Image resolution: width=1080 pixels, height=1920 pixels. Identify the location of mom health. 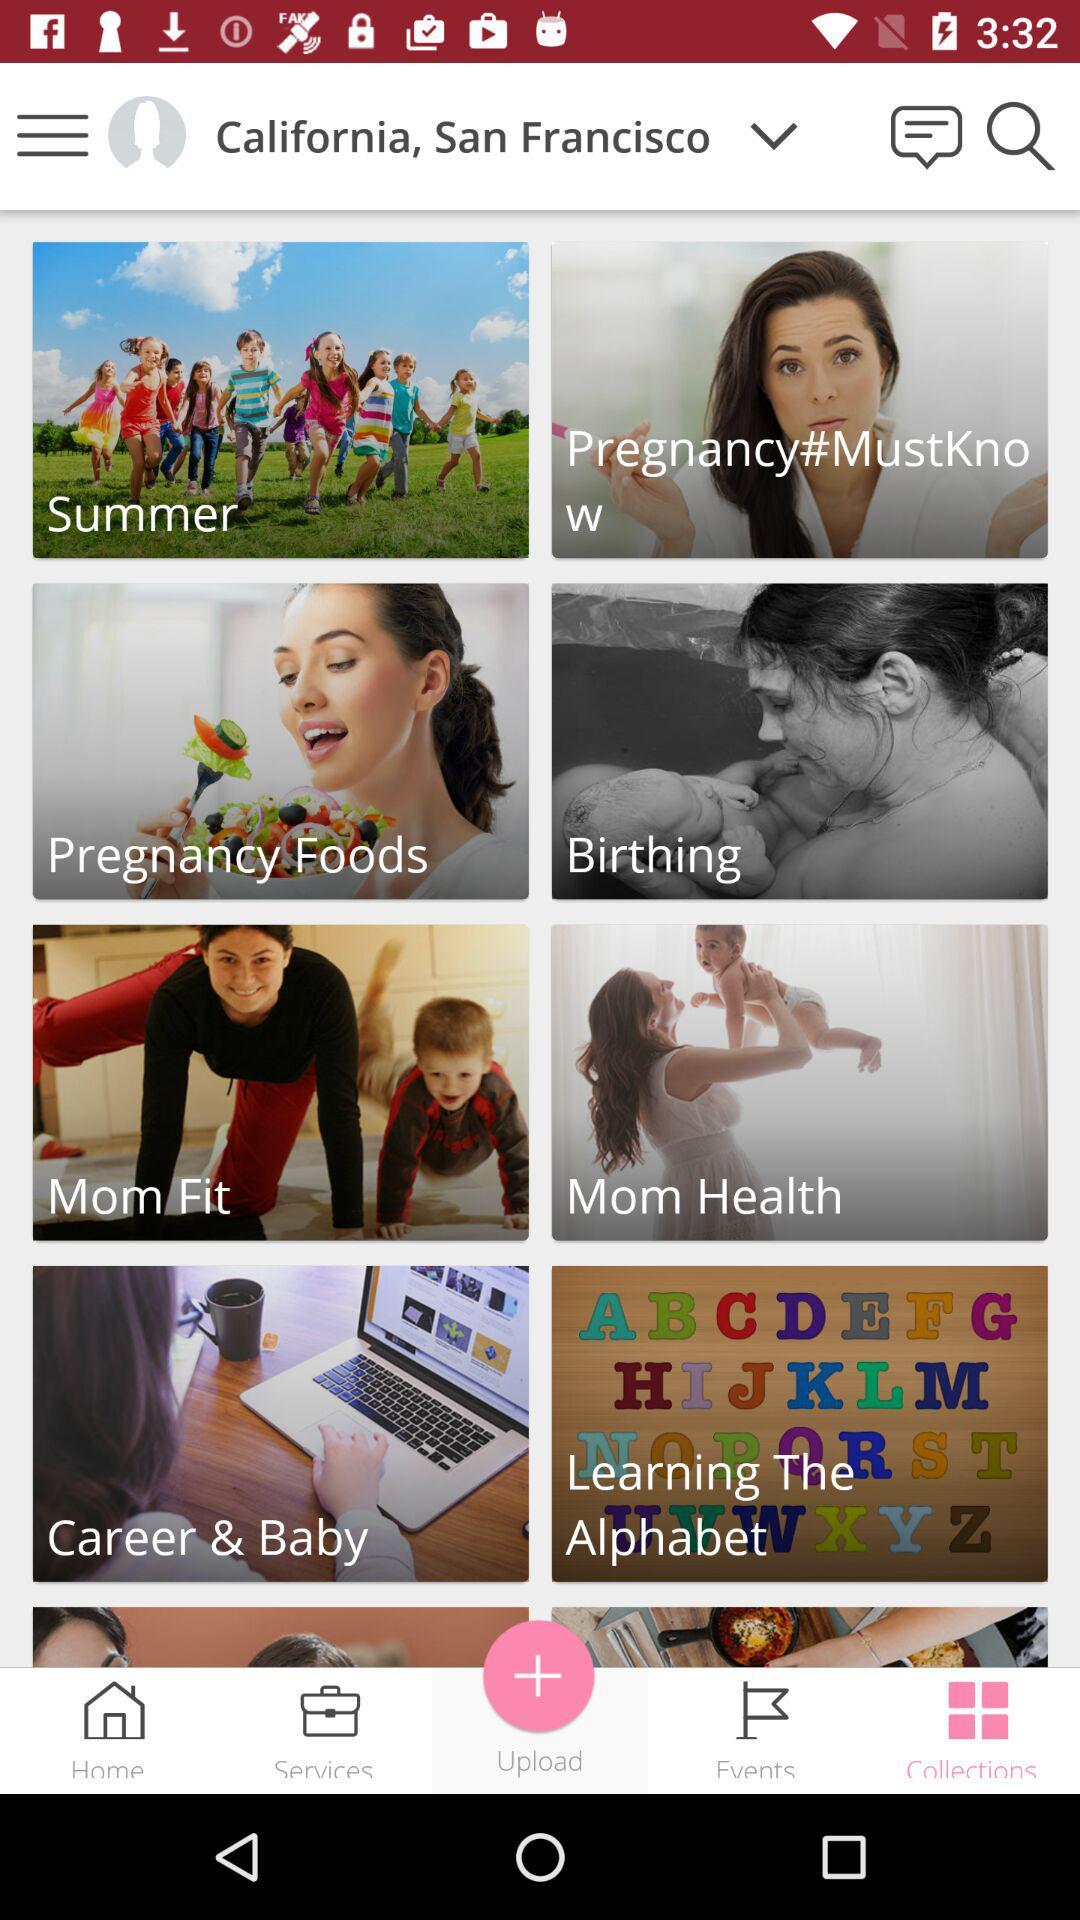
(798, 1081).